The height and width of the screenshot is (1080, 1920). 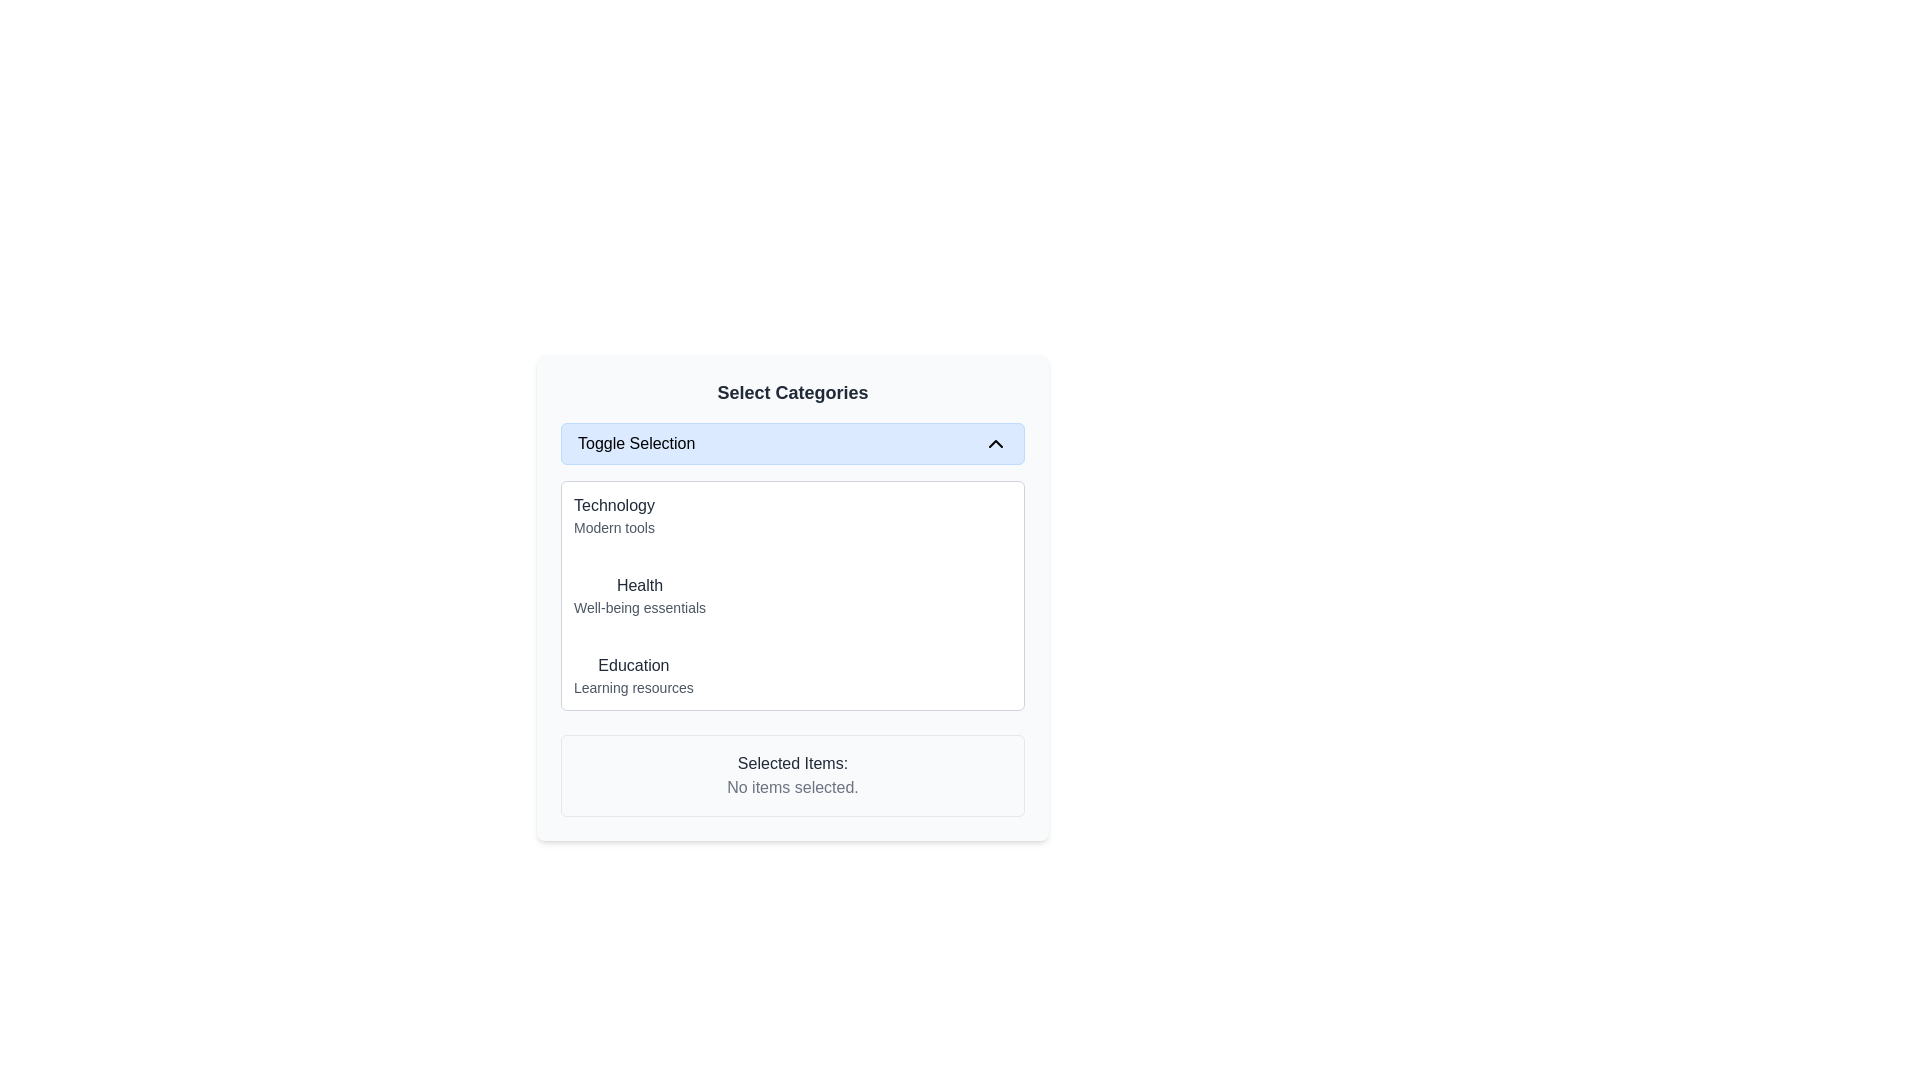 I want to click on the second item in the 'Select Categories' list, which represents a selectable category for health and well-being essentials, so click(x=638, y=595).